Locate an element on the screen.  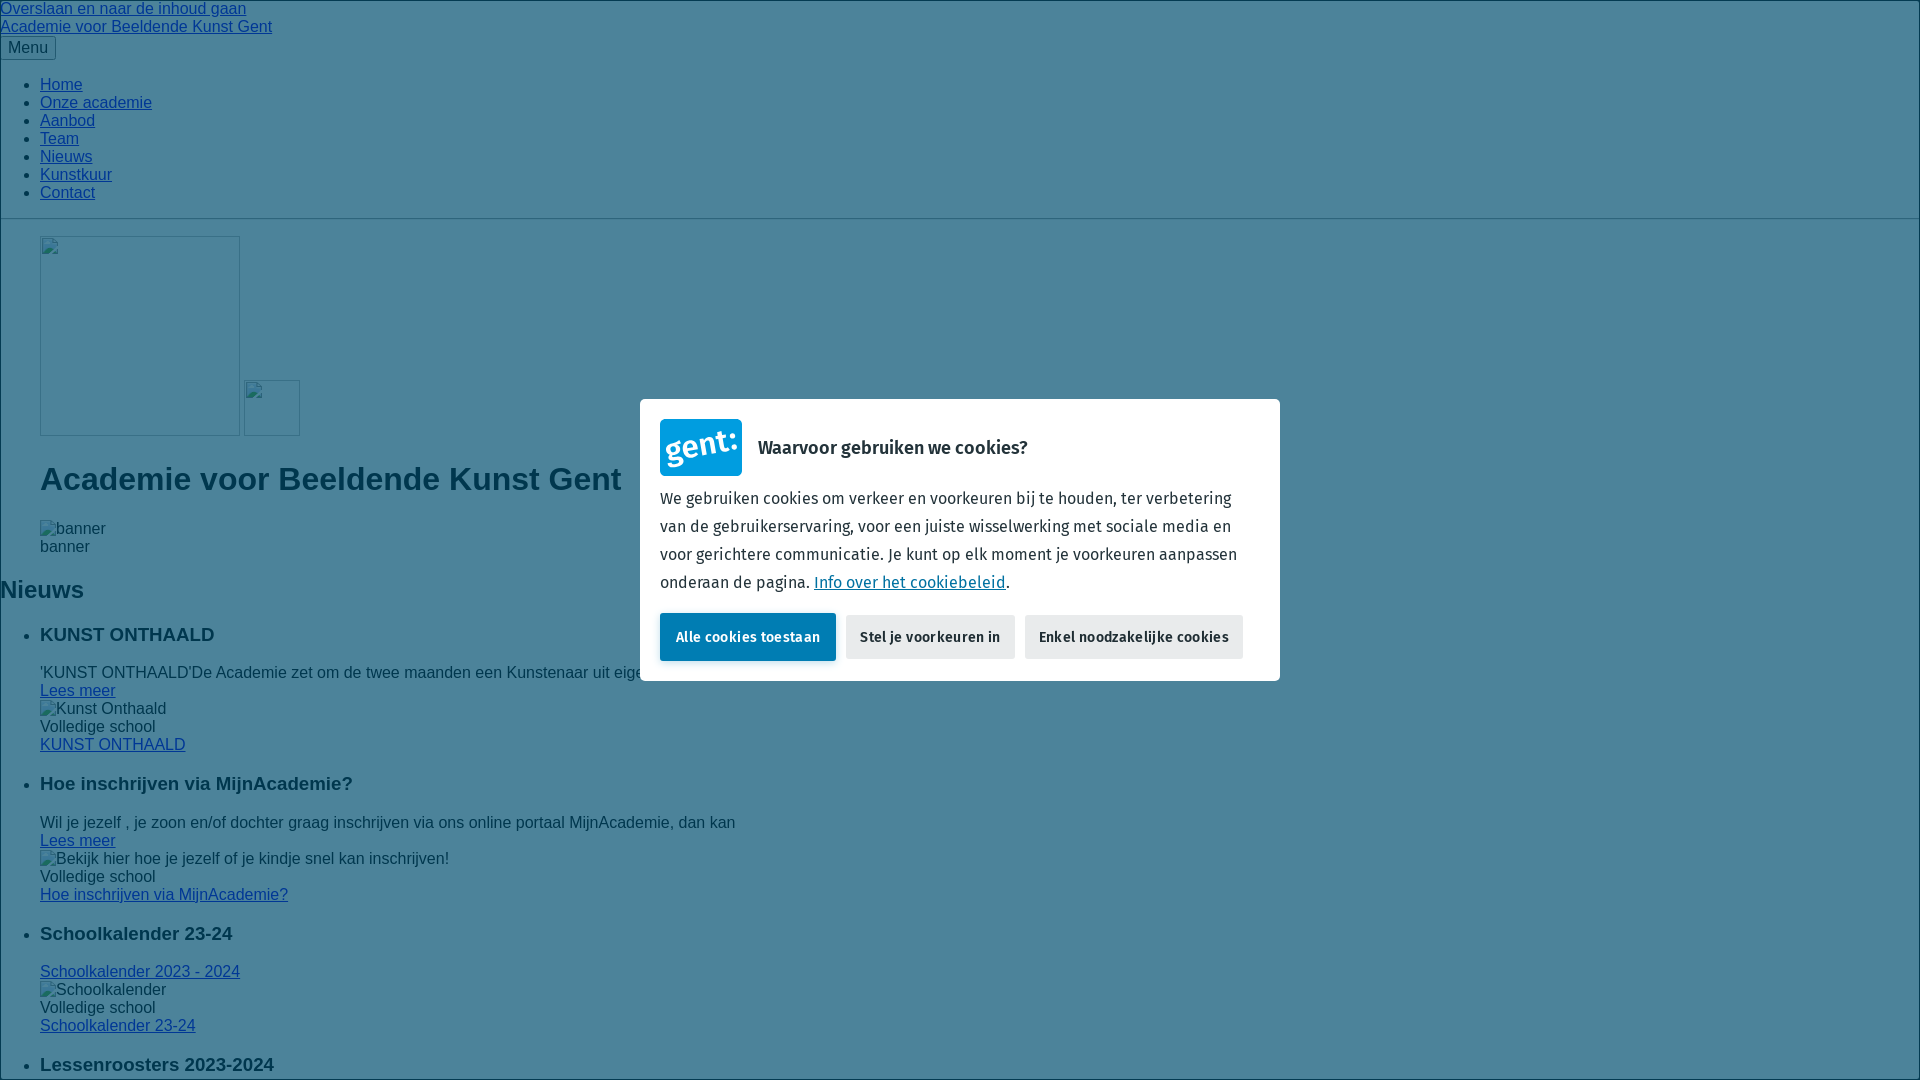
'Stel je voorkeuren in' is located at coordinates (929, 636).